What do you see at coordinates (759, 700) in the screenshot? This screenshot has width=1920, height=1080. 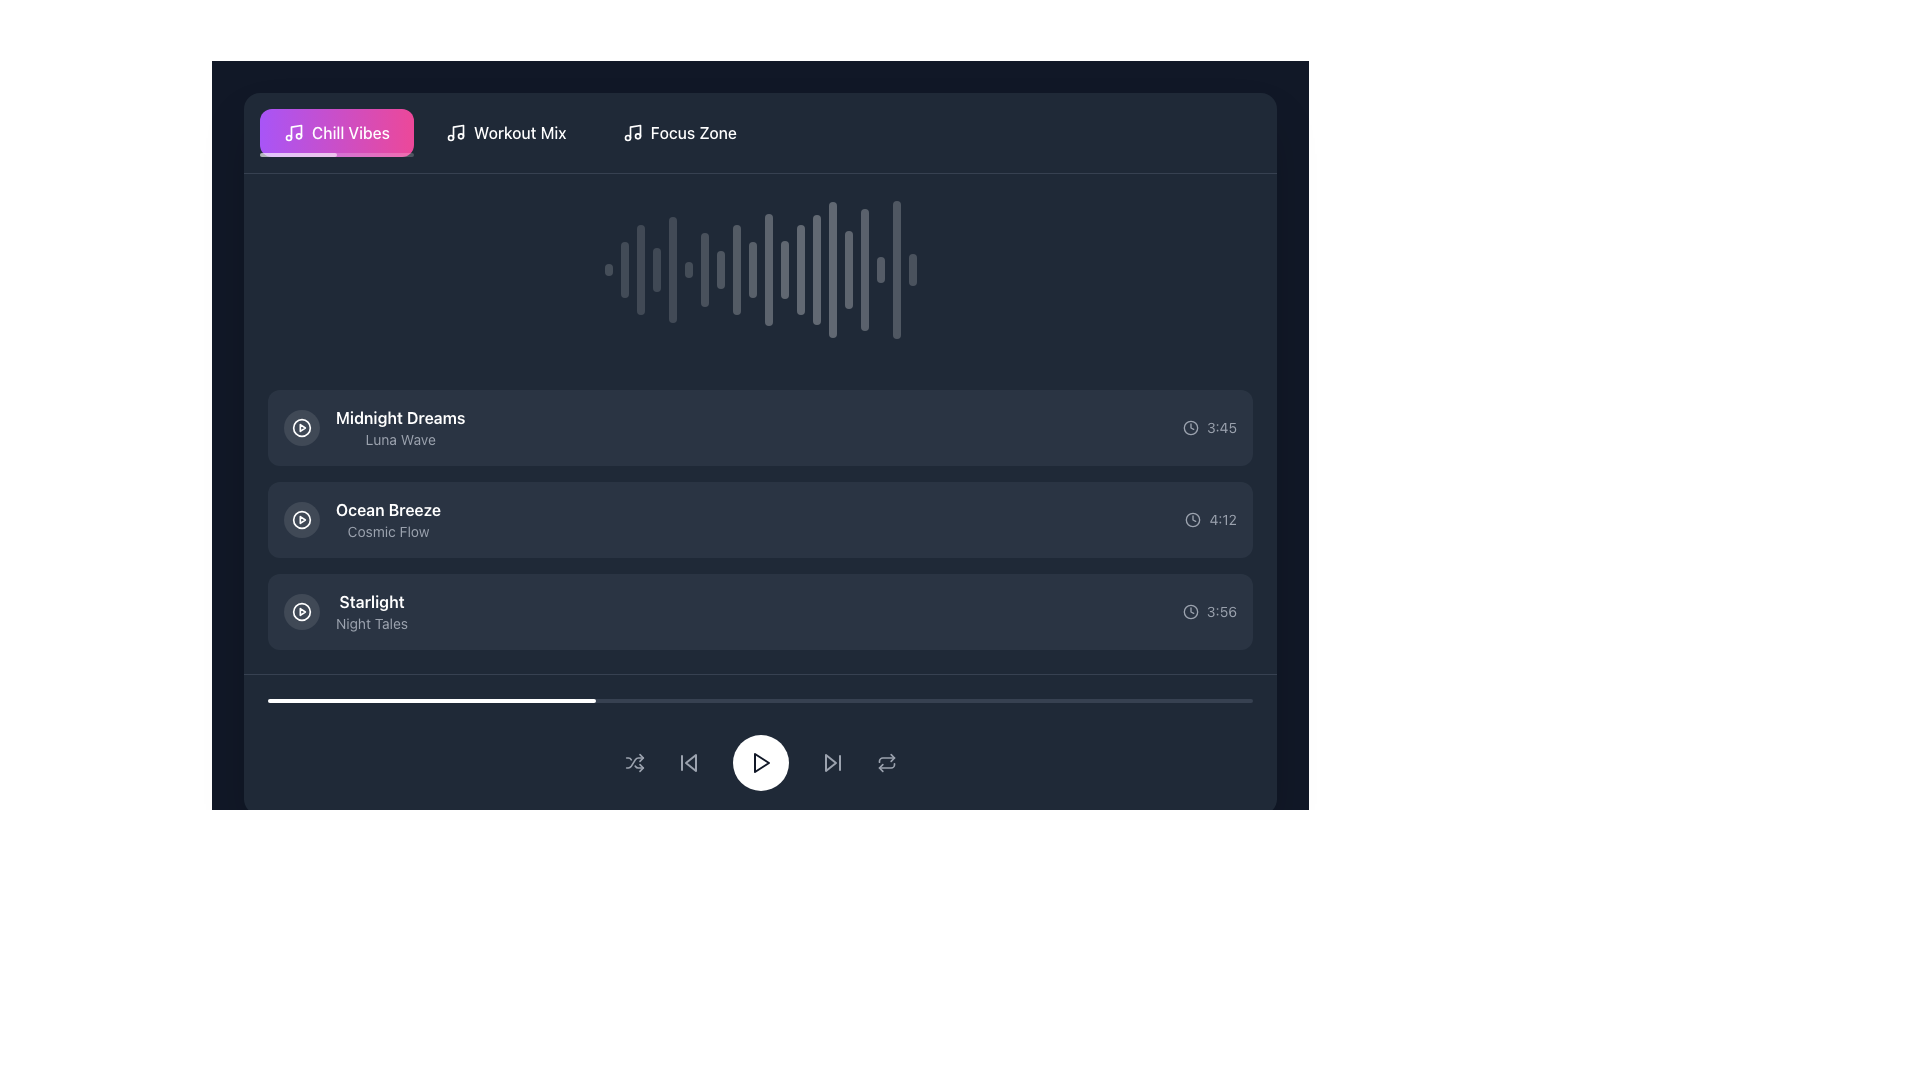 I see `the progress bar located below the list of tracks and above the playback control buttons to seek to a different point in the media playback` at bounding box center [759, 700].